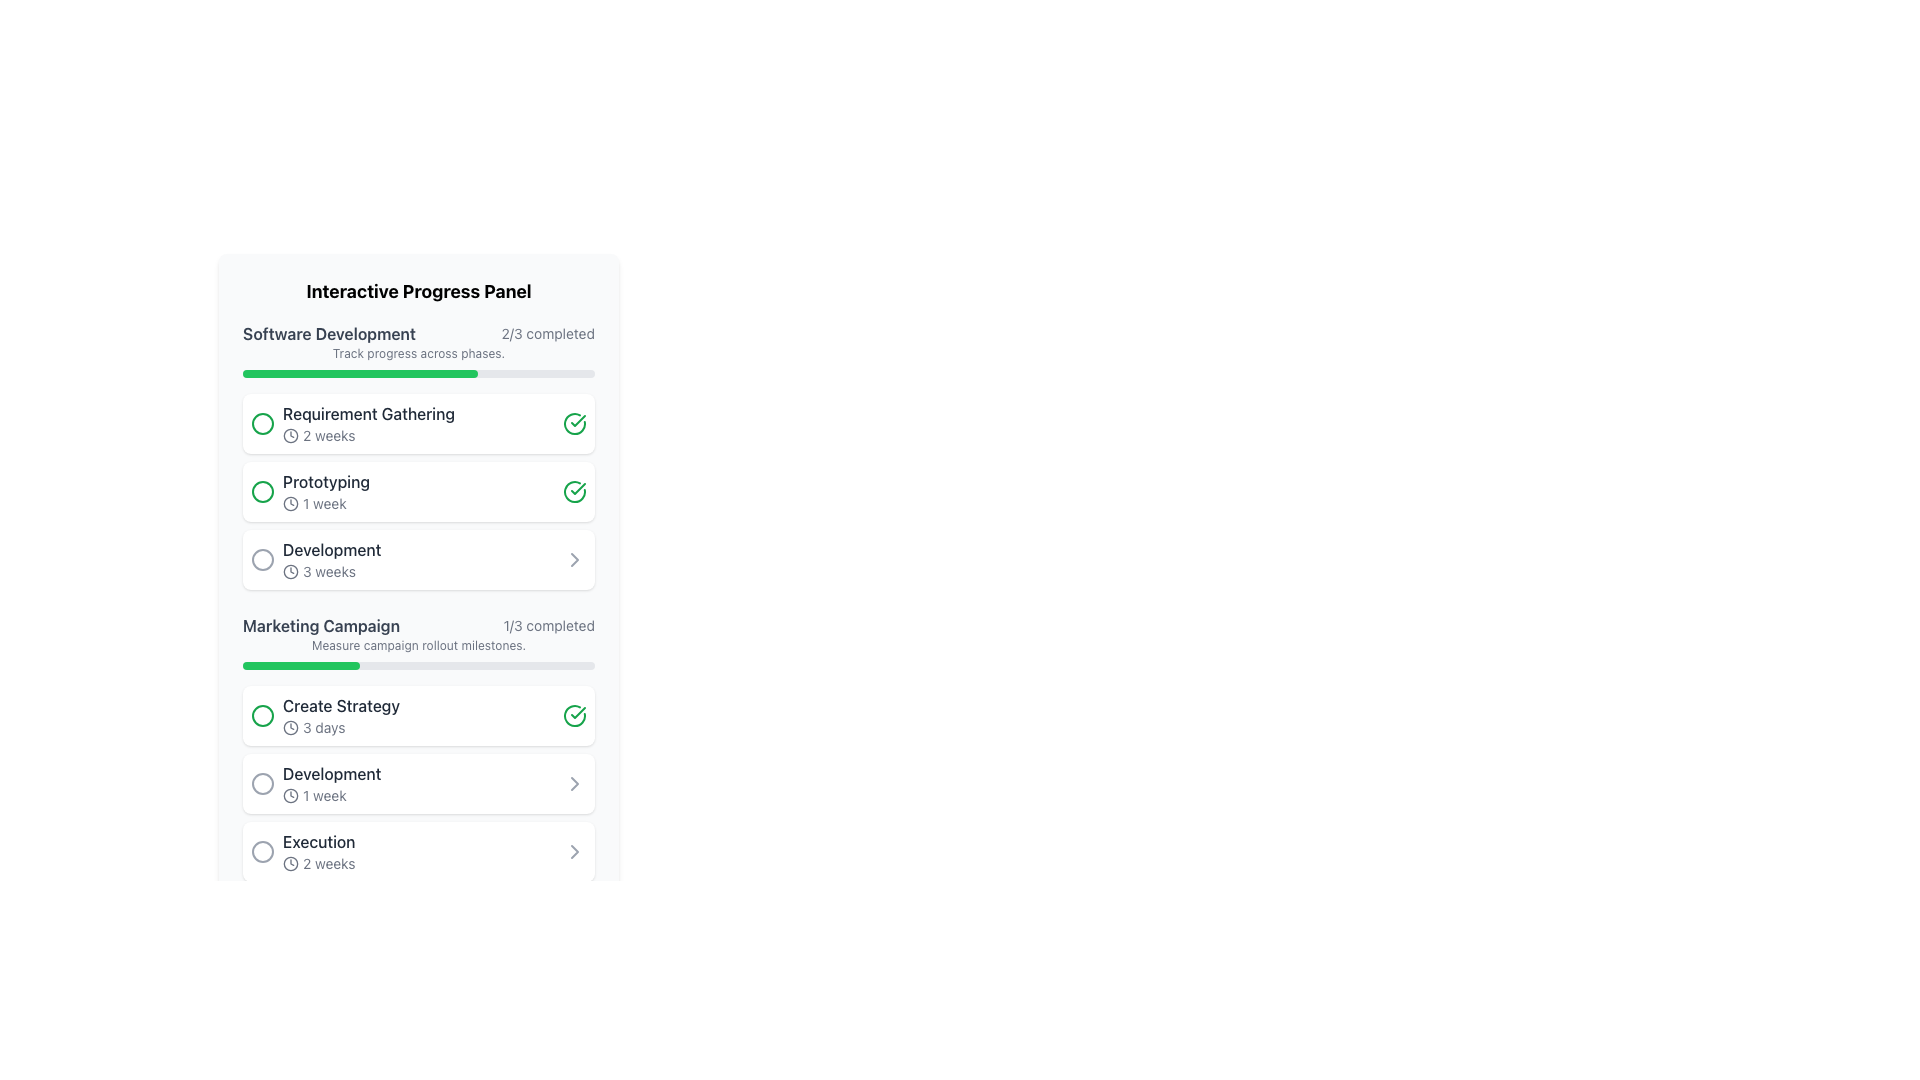 The height and width of the screenshot is (1080, 1920). I want to click on text of the third List item under the 'Marketing Campaign' section, which includes 'Execution' in bold dark grey and '2 weeks' in light grey with a clock icon, so click(318, 852).